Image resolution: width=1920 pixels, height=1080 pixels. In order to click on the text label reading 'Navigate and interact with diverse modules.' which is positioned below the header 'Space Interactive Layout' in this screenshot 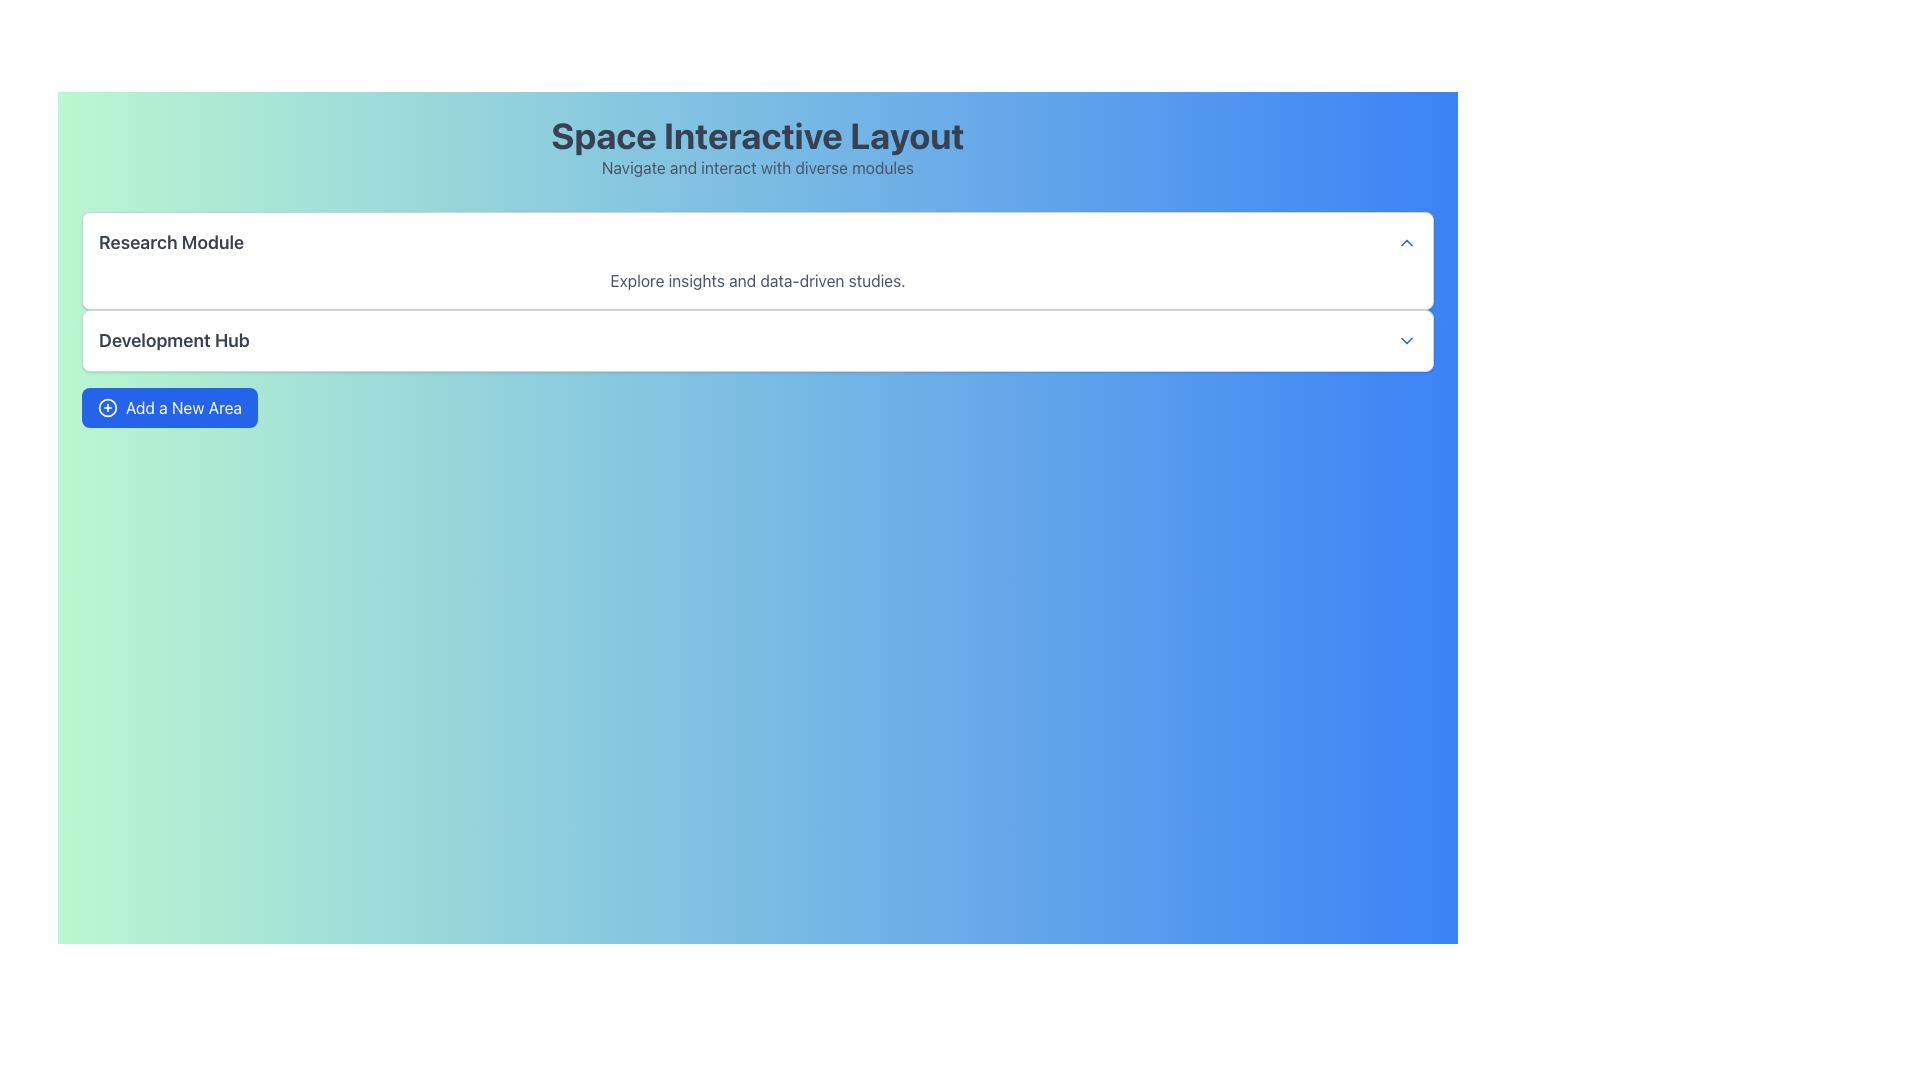, I will do `click(757, 167)`.